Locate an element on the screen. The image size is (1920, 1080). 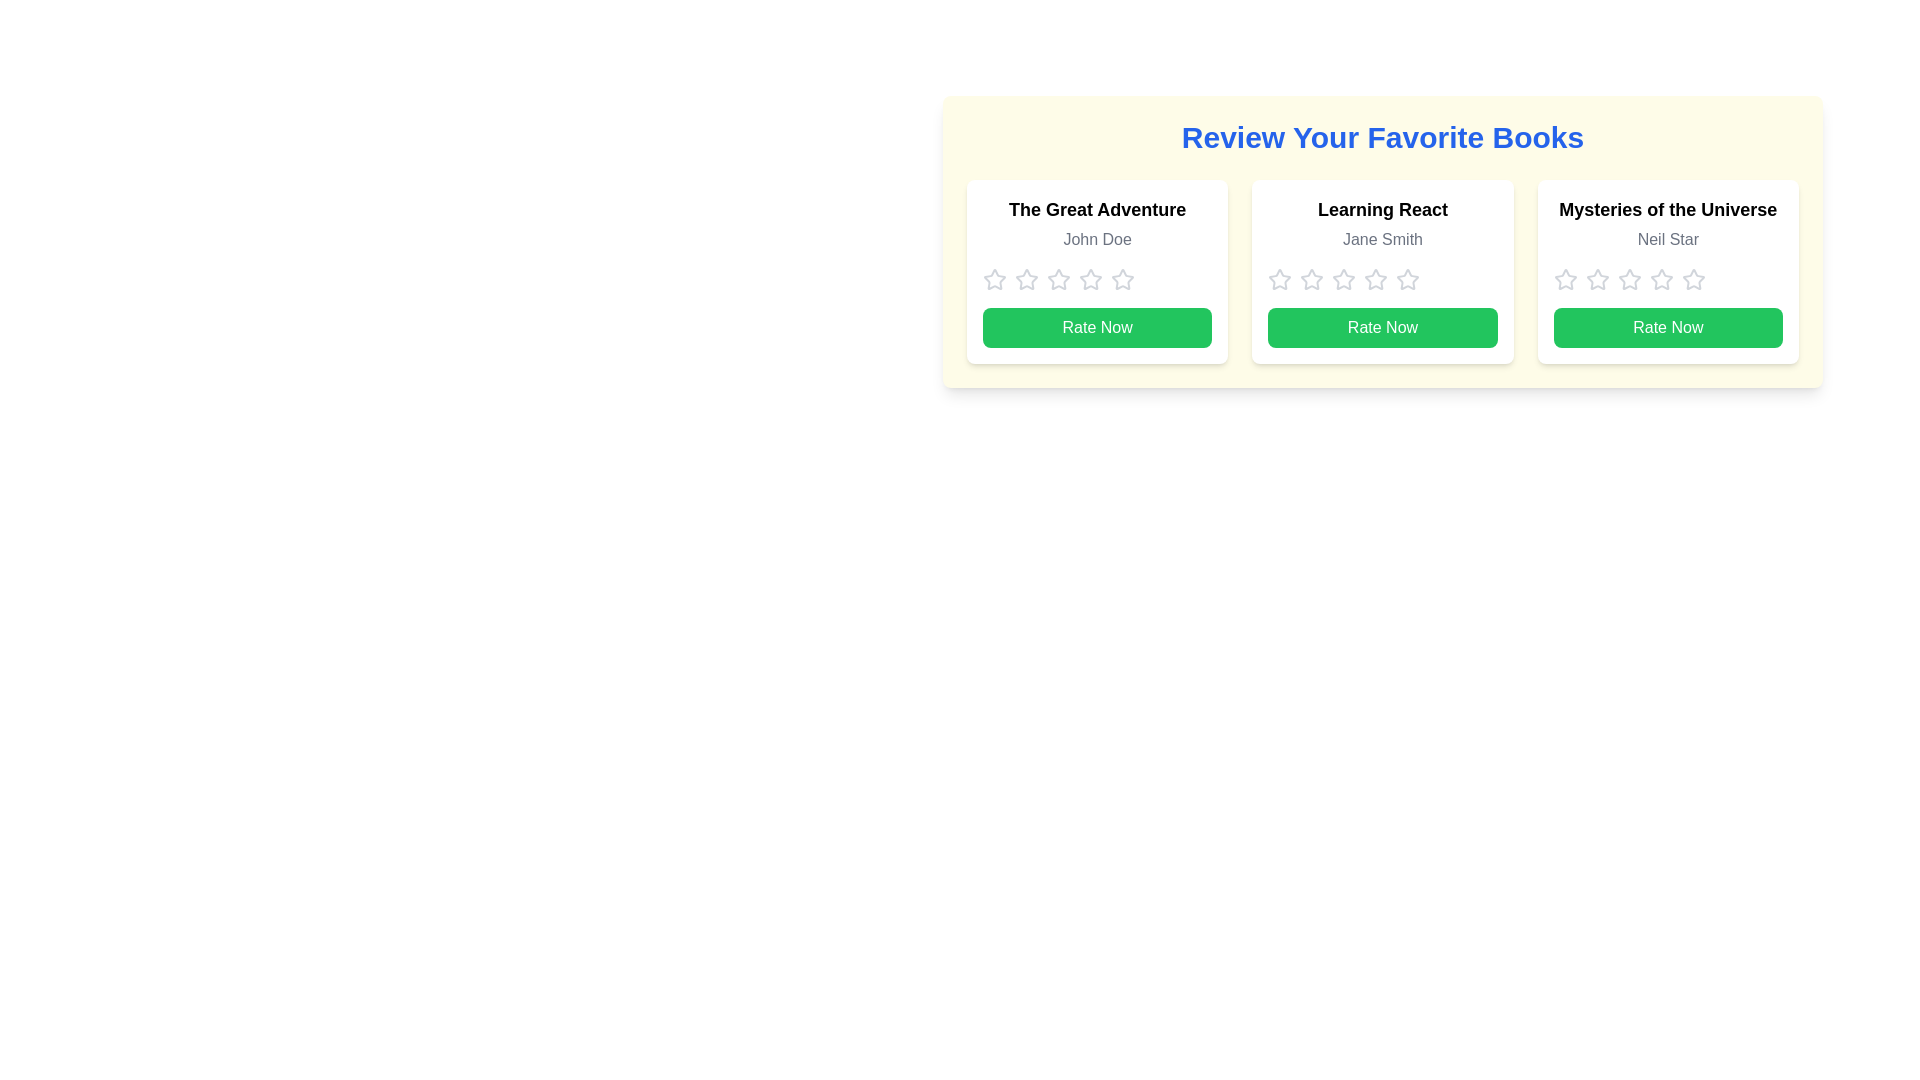
the fourth star icon in the rating control for 'The Great Adventure' is located at coordinates (1123, 280).